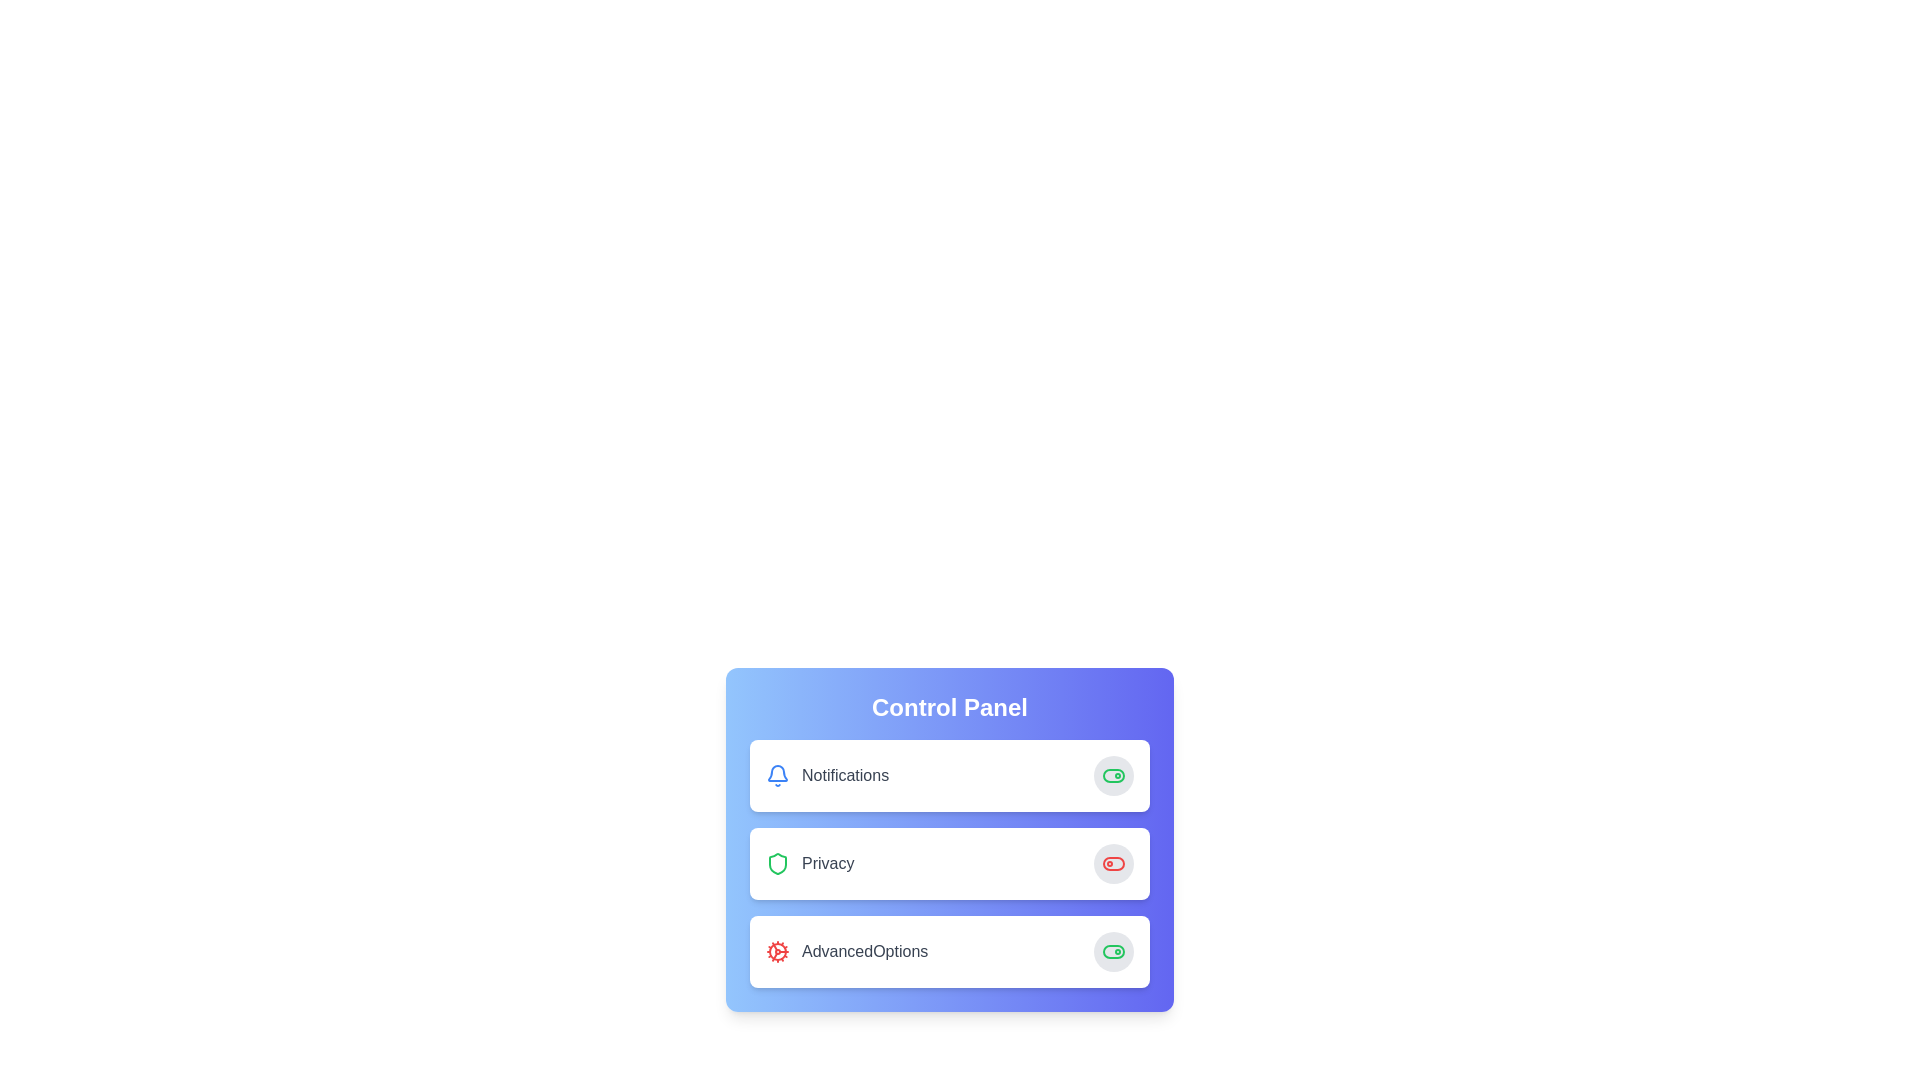 Image resolution: width=1920 pixels, height=1080 pixels. Describe the element at coordinates (949, 863) in the screenshot. I see `the toggle on the middle list item in the vertical list of three options to change its privacy state` at that location.